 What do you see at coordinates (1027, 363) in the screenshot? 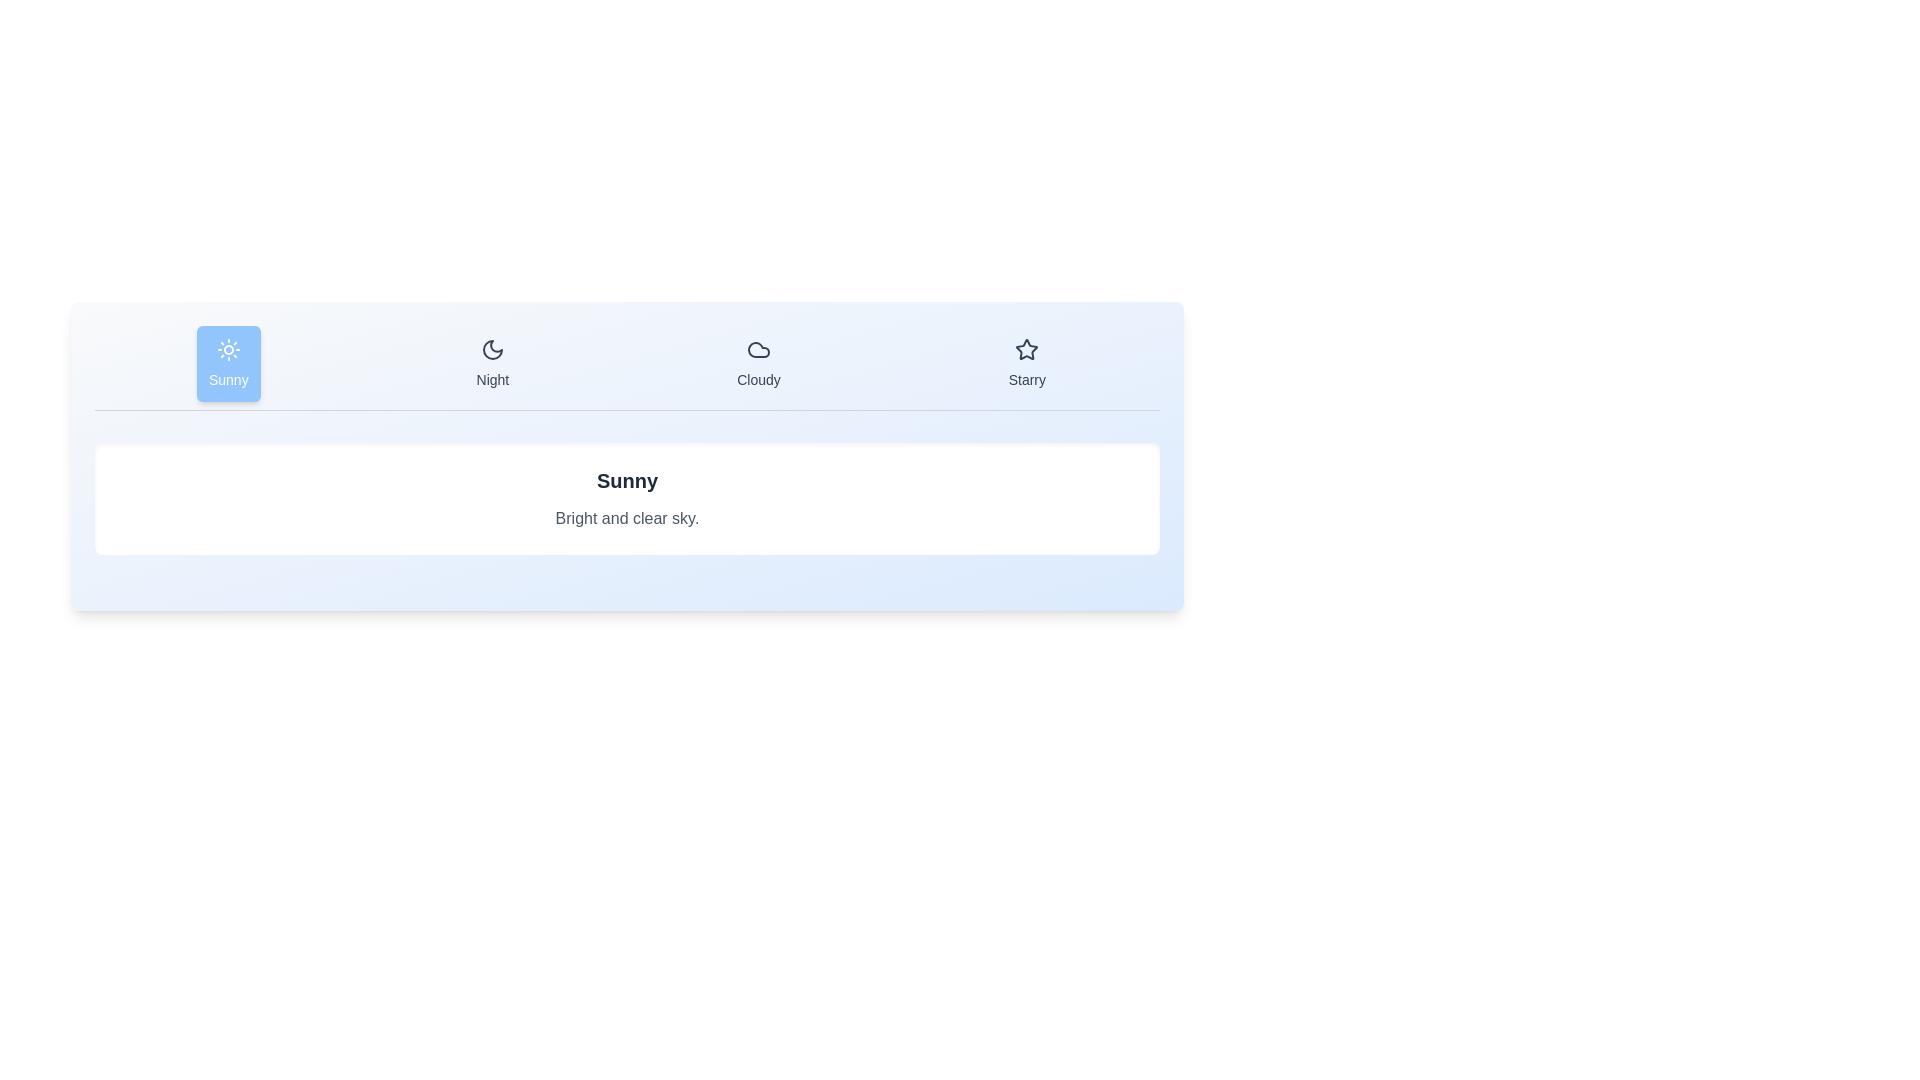
I see `the weather condition Starry by clicking its corresponding tab` at bounding box center [1027, 363].